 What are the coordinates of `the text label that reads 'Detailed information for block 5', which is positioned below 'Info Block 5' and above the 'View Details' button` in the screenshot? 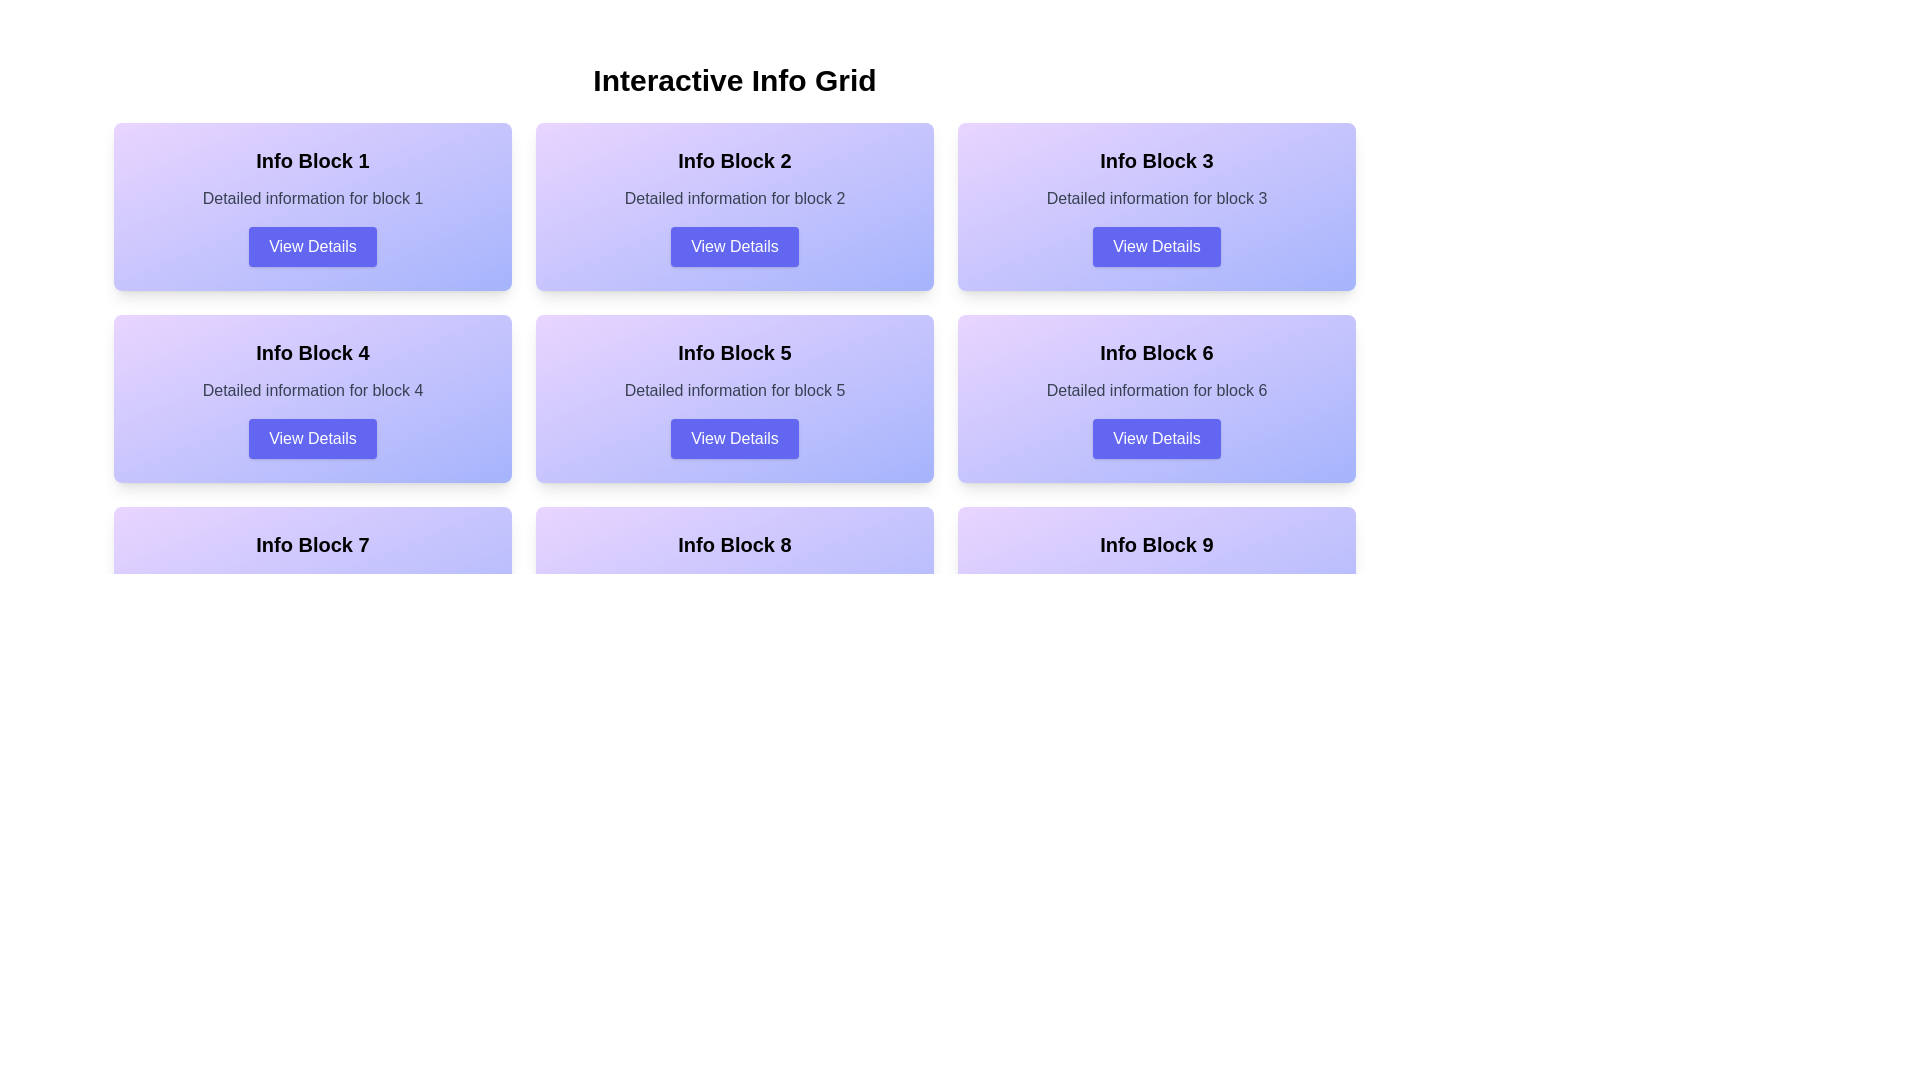 It's located at (733, 390).